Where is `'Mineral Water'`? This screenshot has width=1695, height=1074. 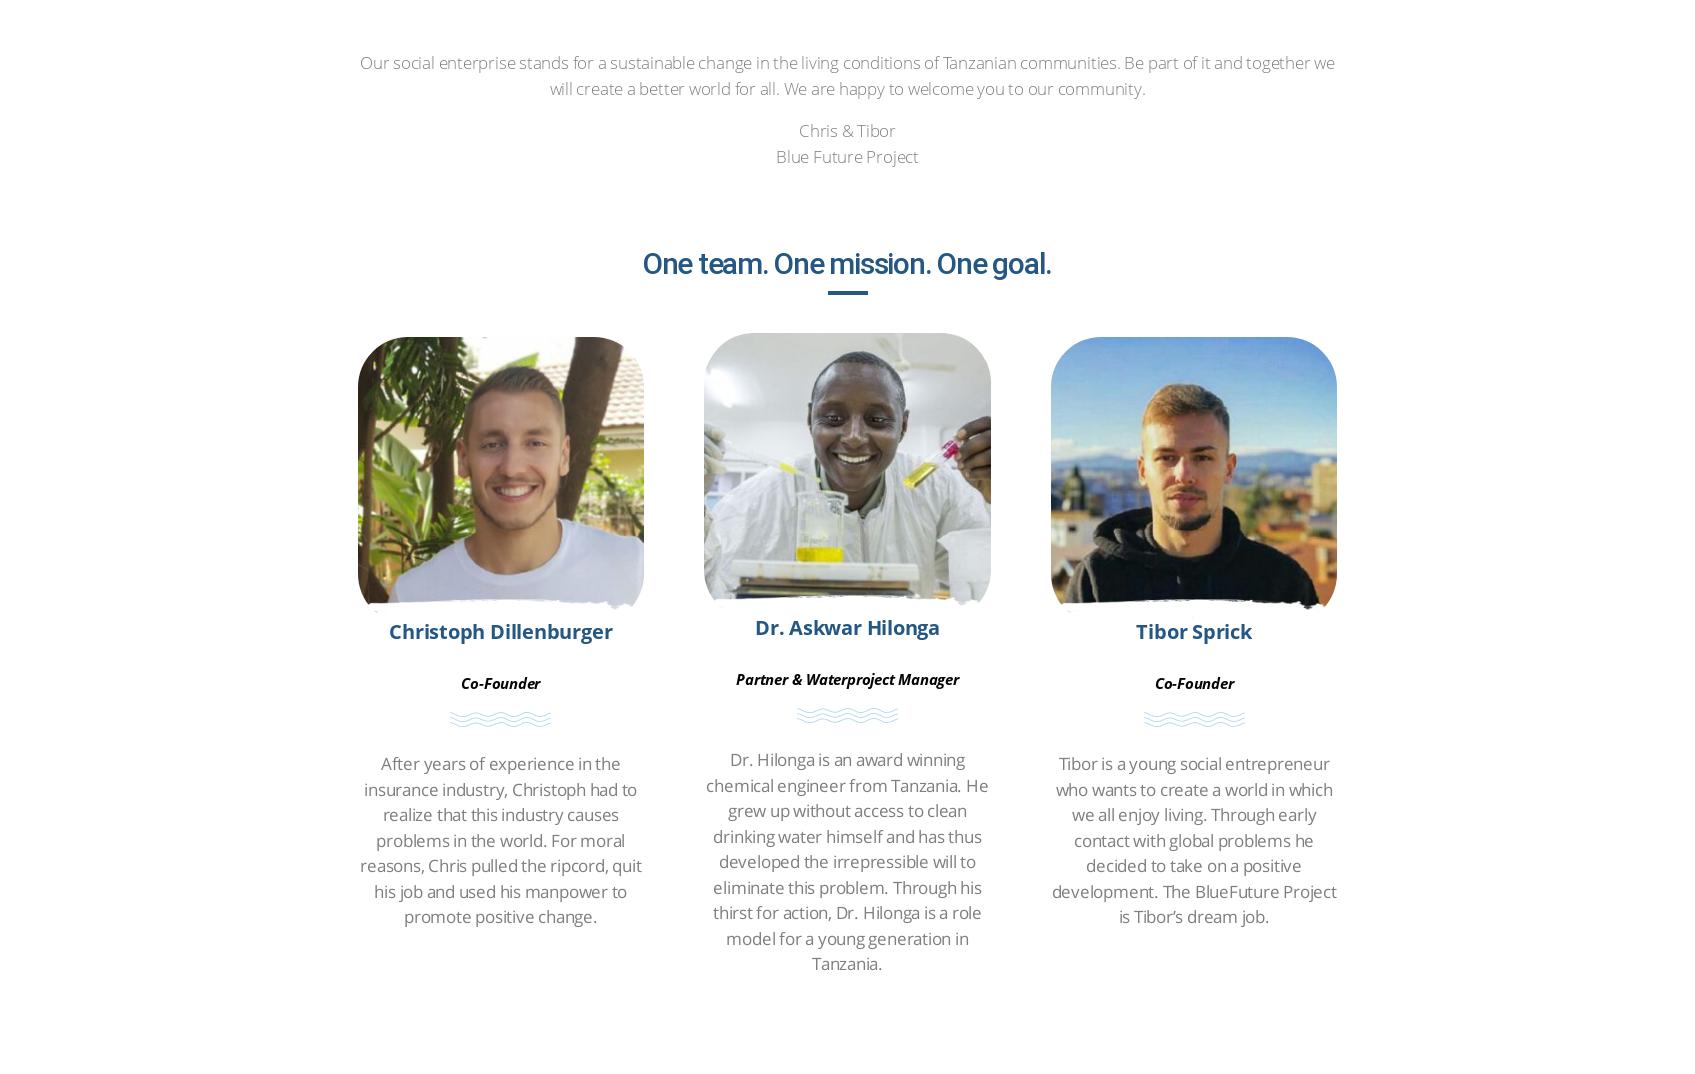 'Mineral Water' is located at coordinates (674, 770).